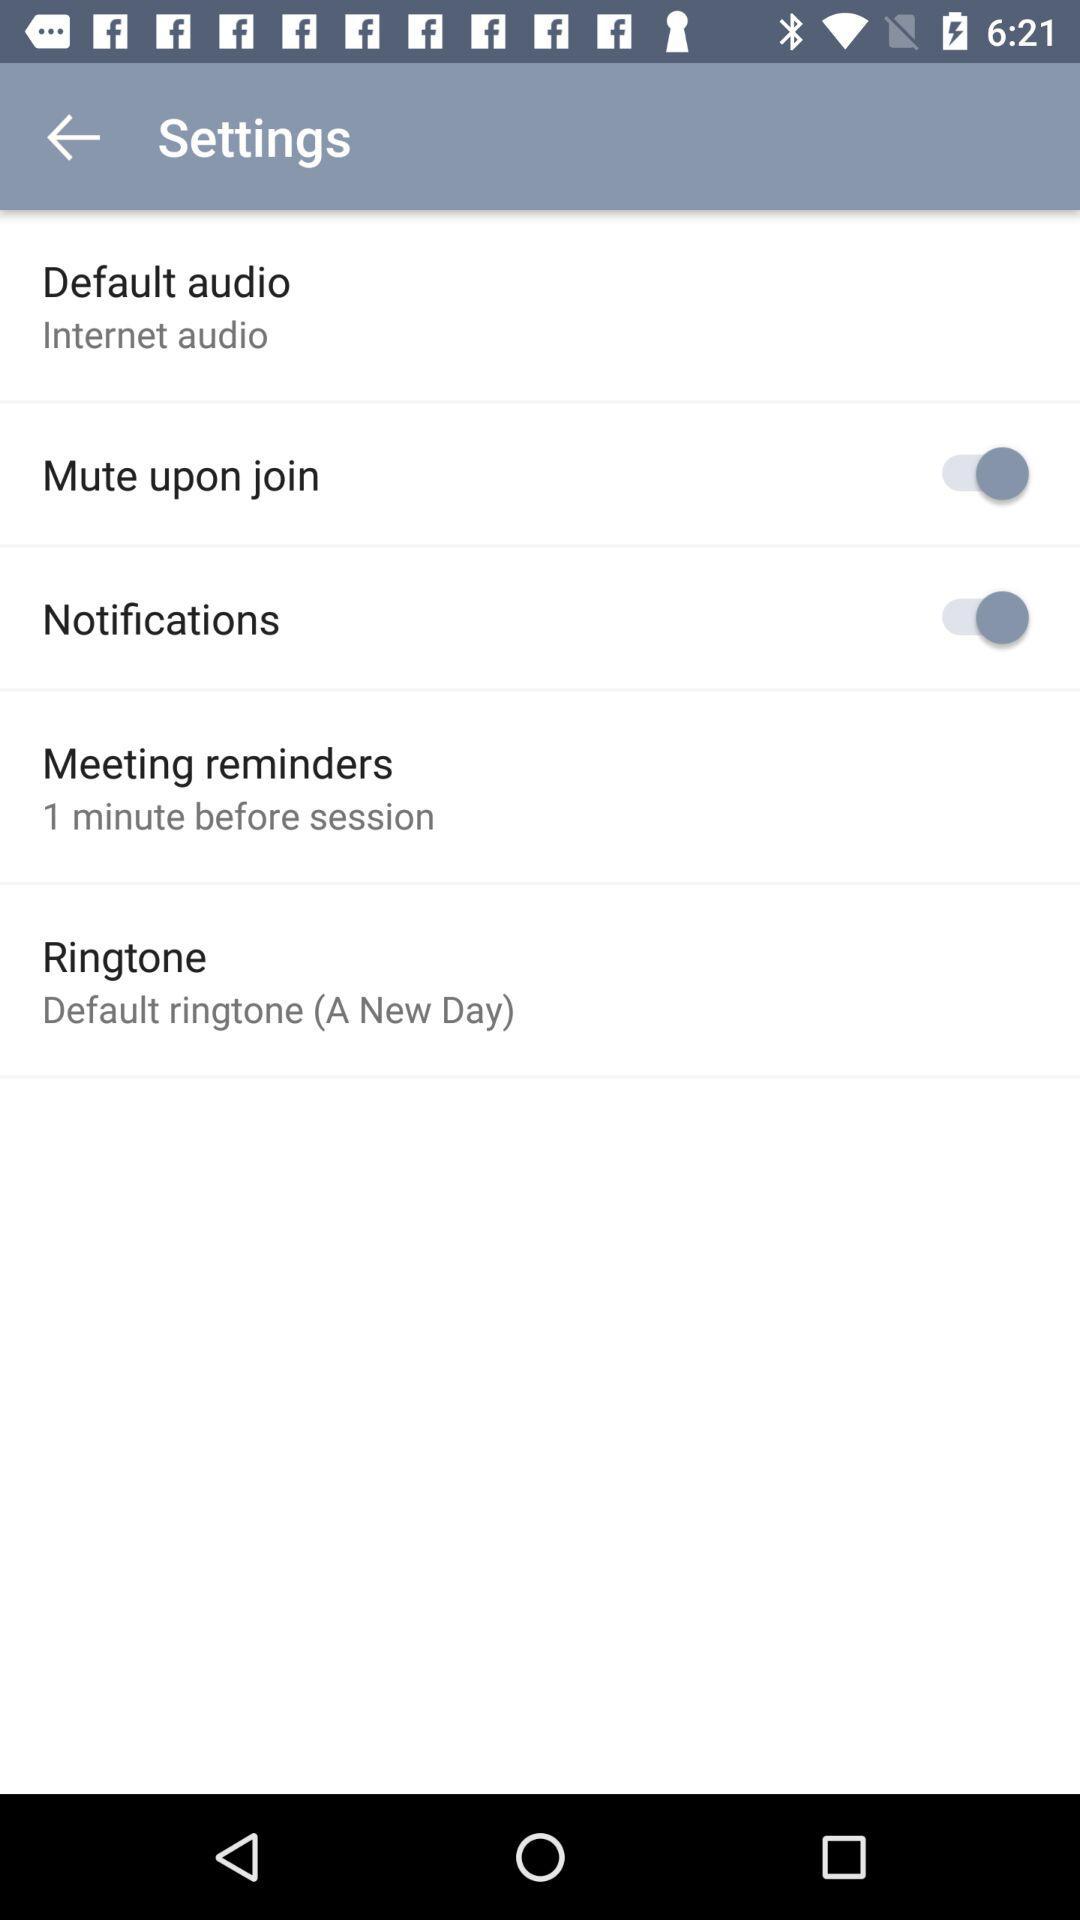  I want to click on meeting reminders, so click(217, 761).